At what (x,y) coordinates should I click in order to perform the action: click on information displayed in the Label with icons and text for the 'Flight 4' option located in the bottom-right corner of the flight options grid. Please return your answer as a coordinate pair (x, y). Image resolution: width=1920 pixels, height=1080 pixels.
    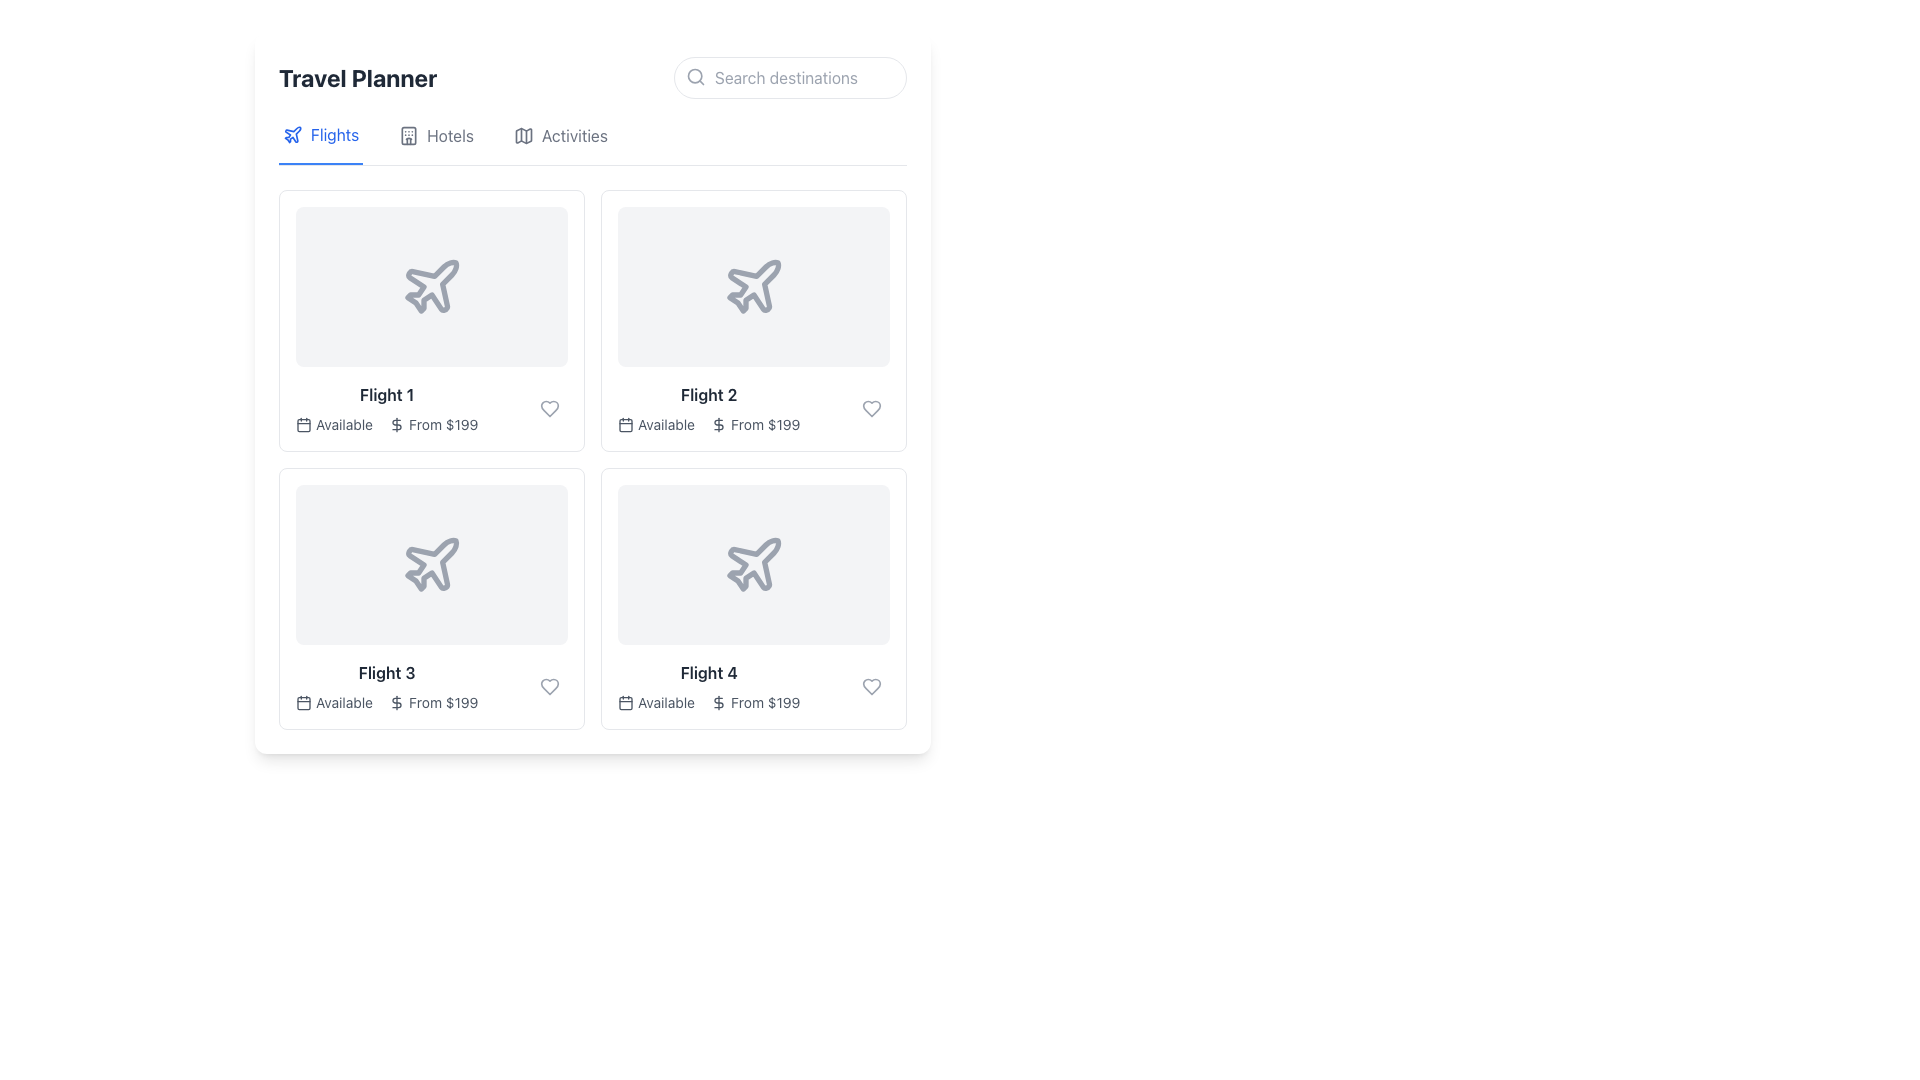
    Looking at the image, I should click on (709, 701).